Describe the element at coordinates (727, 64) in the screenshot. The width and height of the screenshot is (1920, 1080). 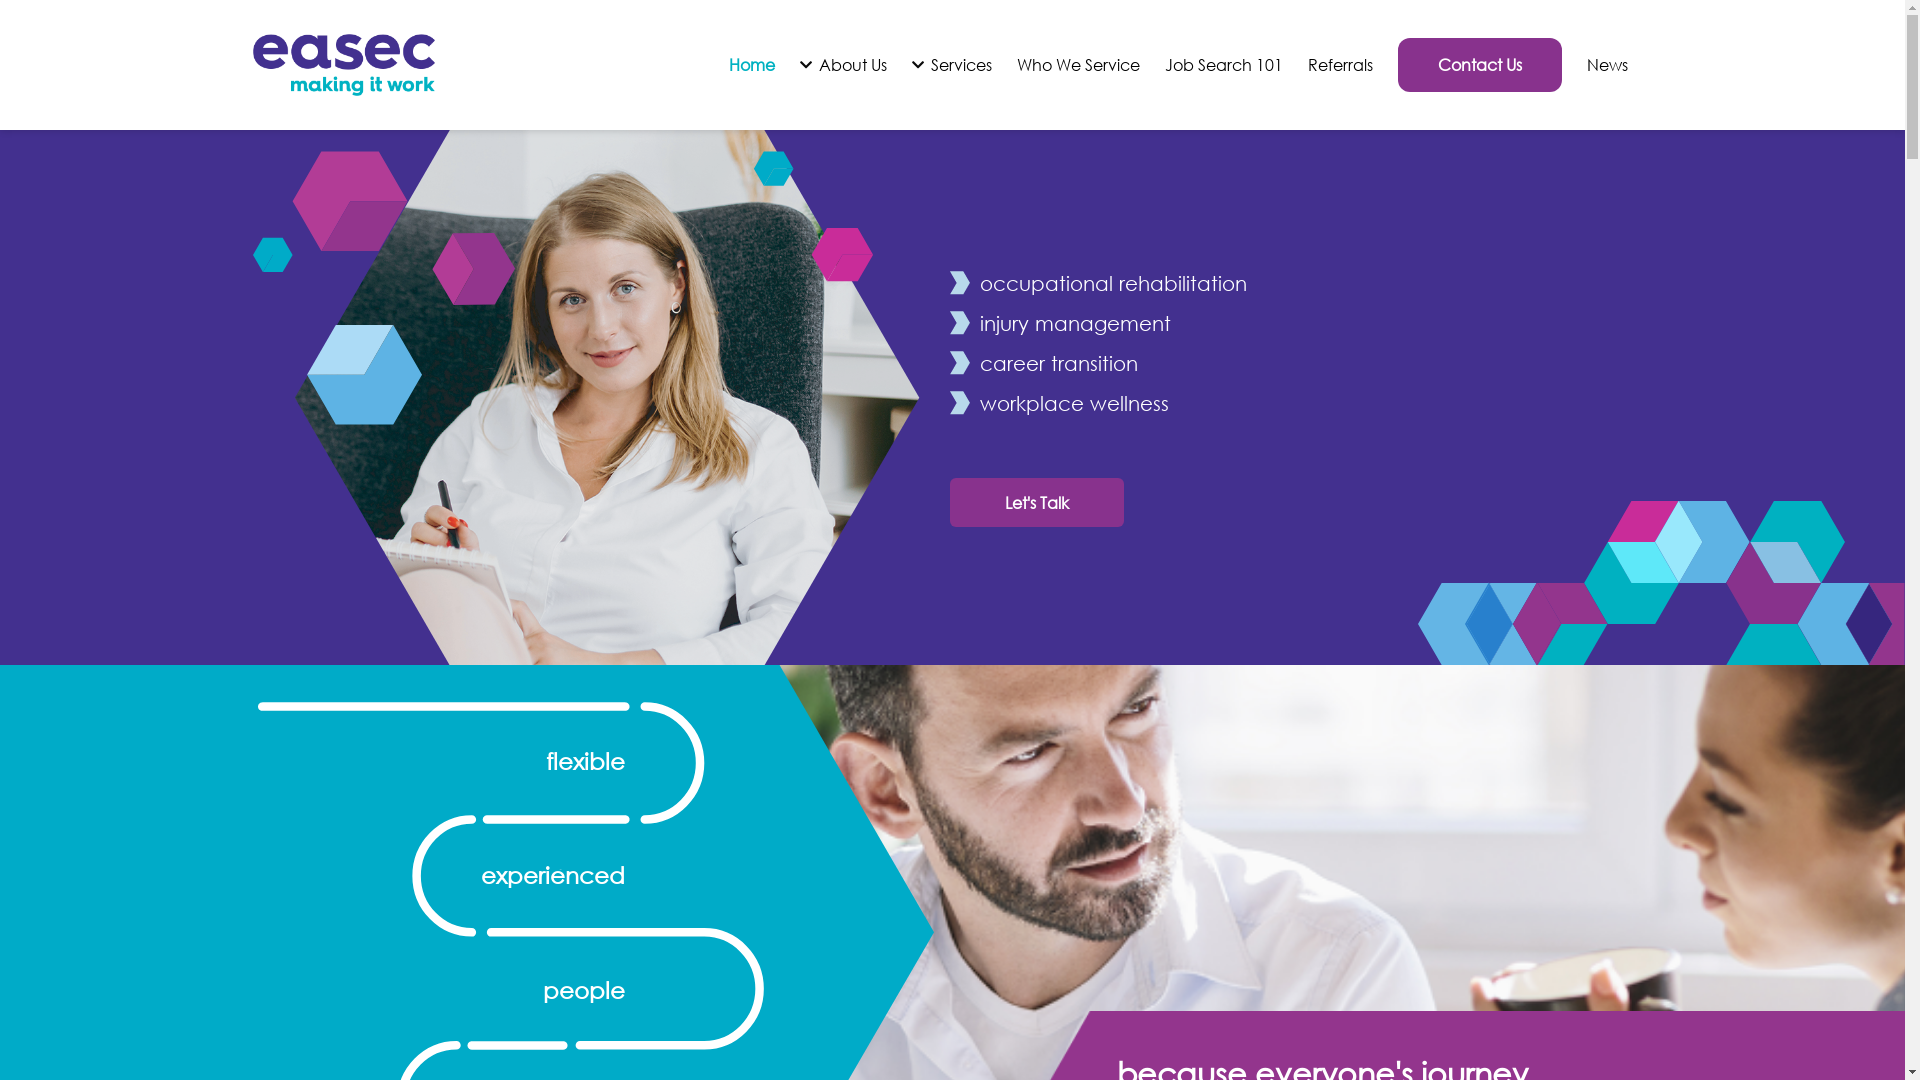
I see `'Home'` at that location.